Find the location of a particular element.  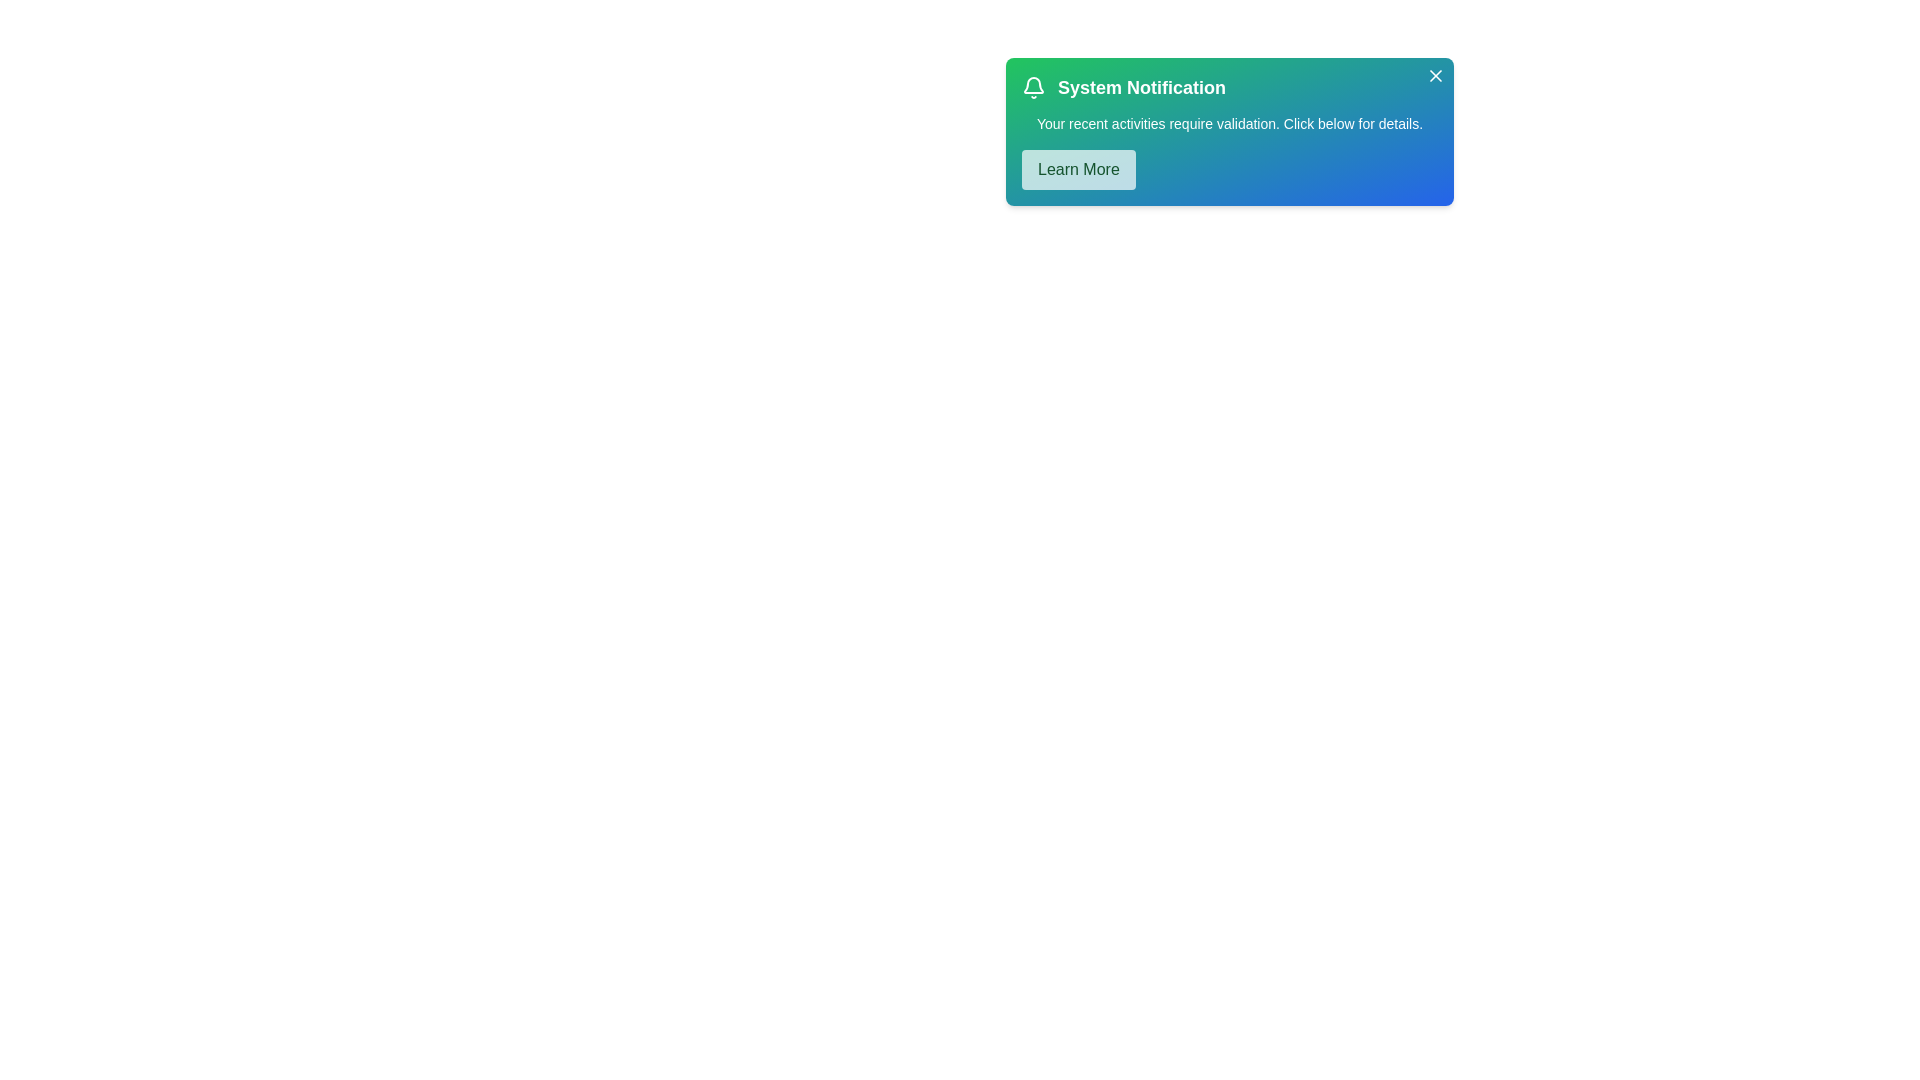

the 'Learn More' button is located at coordinates (1077, 168).